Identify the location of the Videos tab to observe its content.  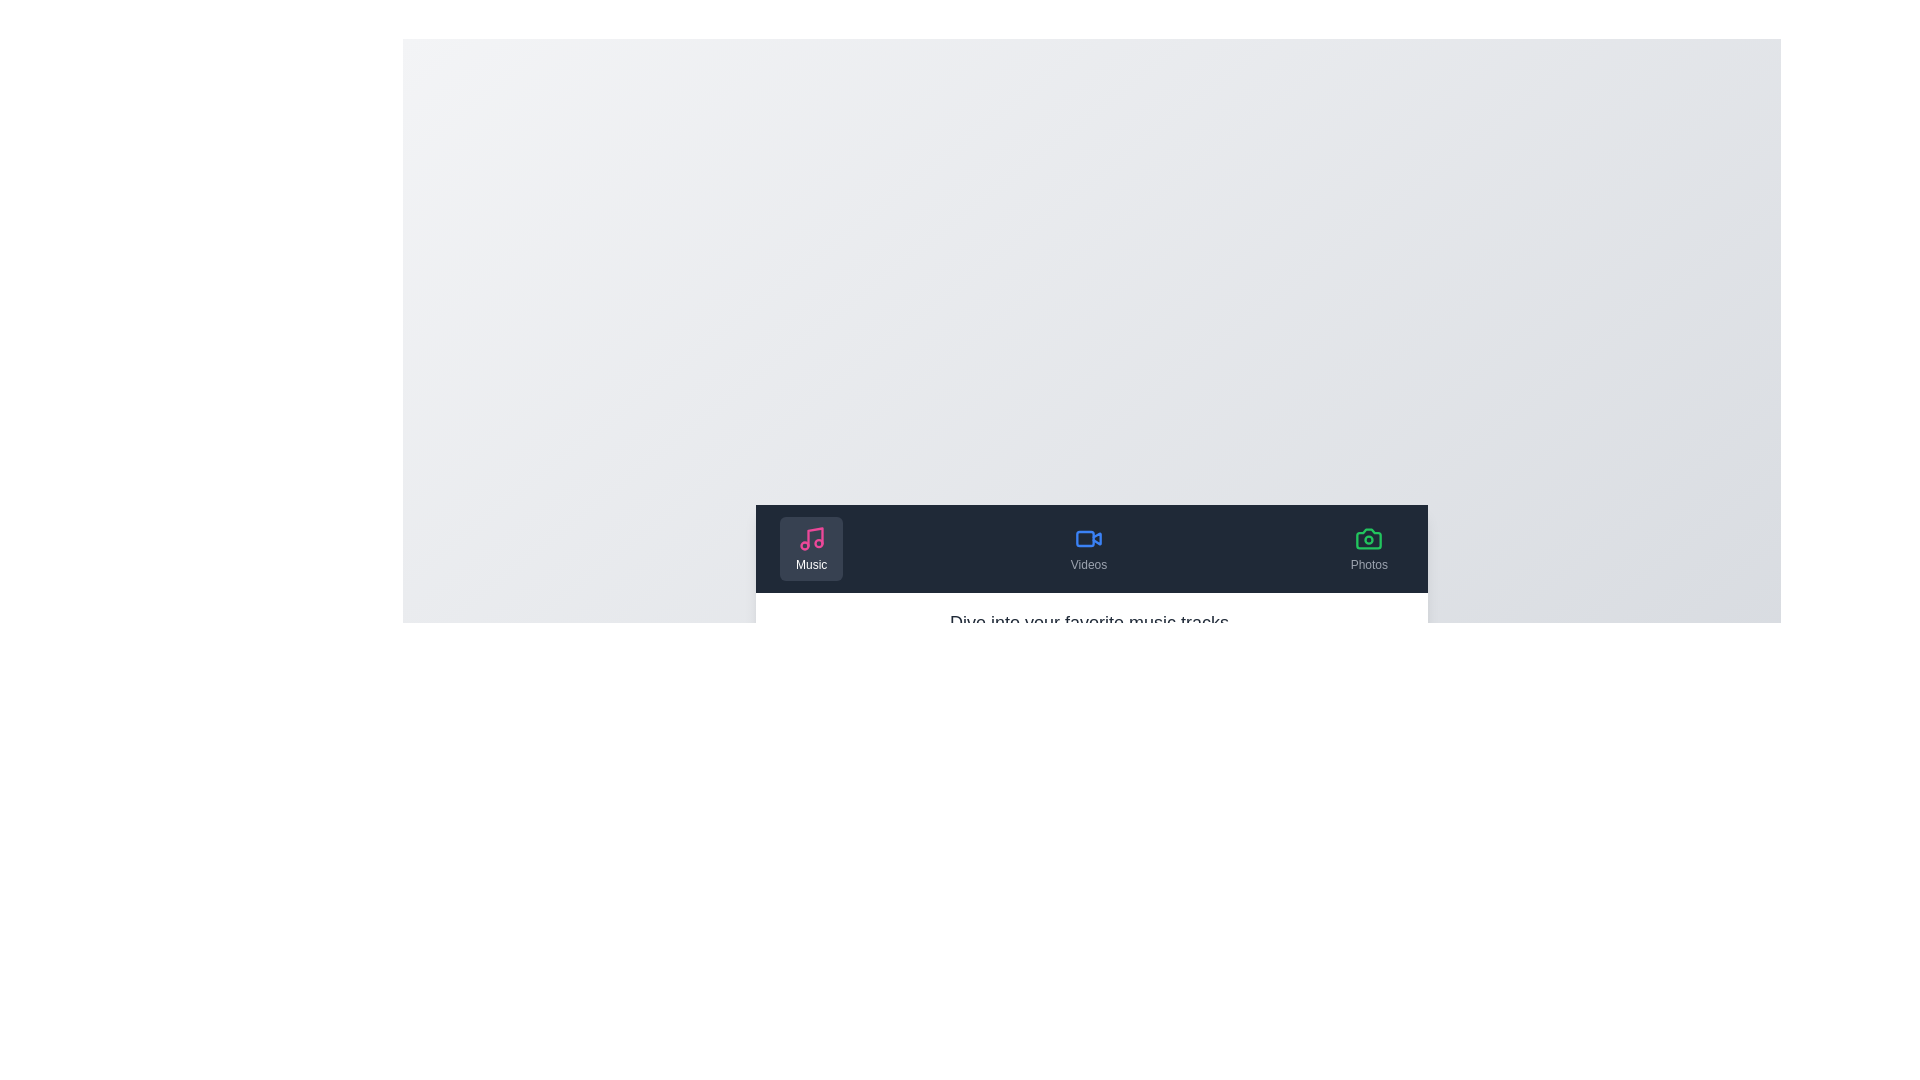
(1088, 548).